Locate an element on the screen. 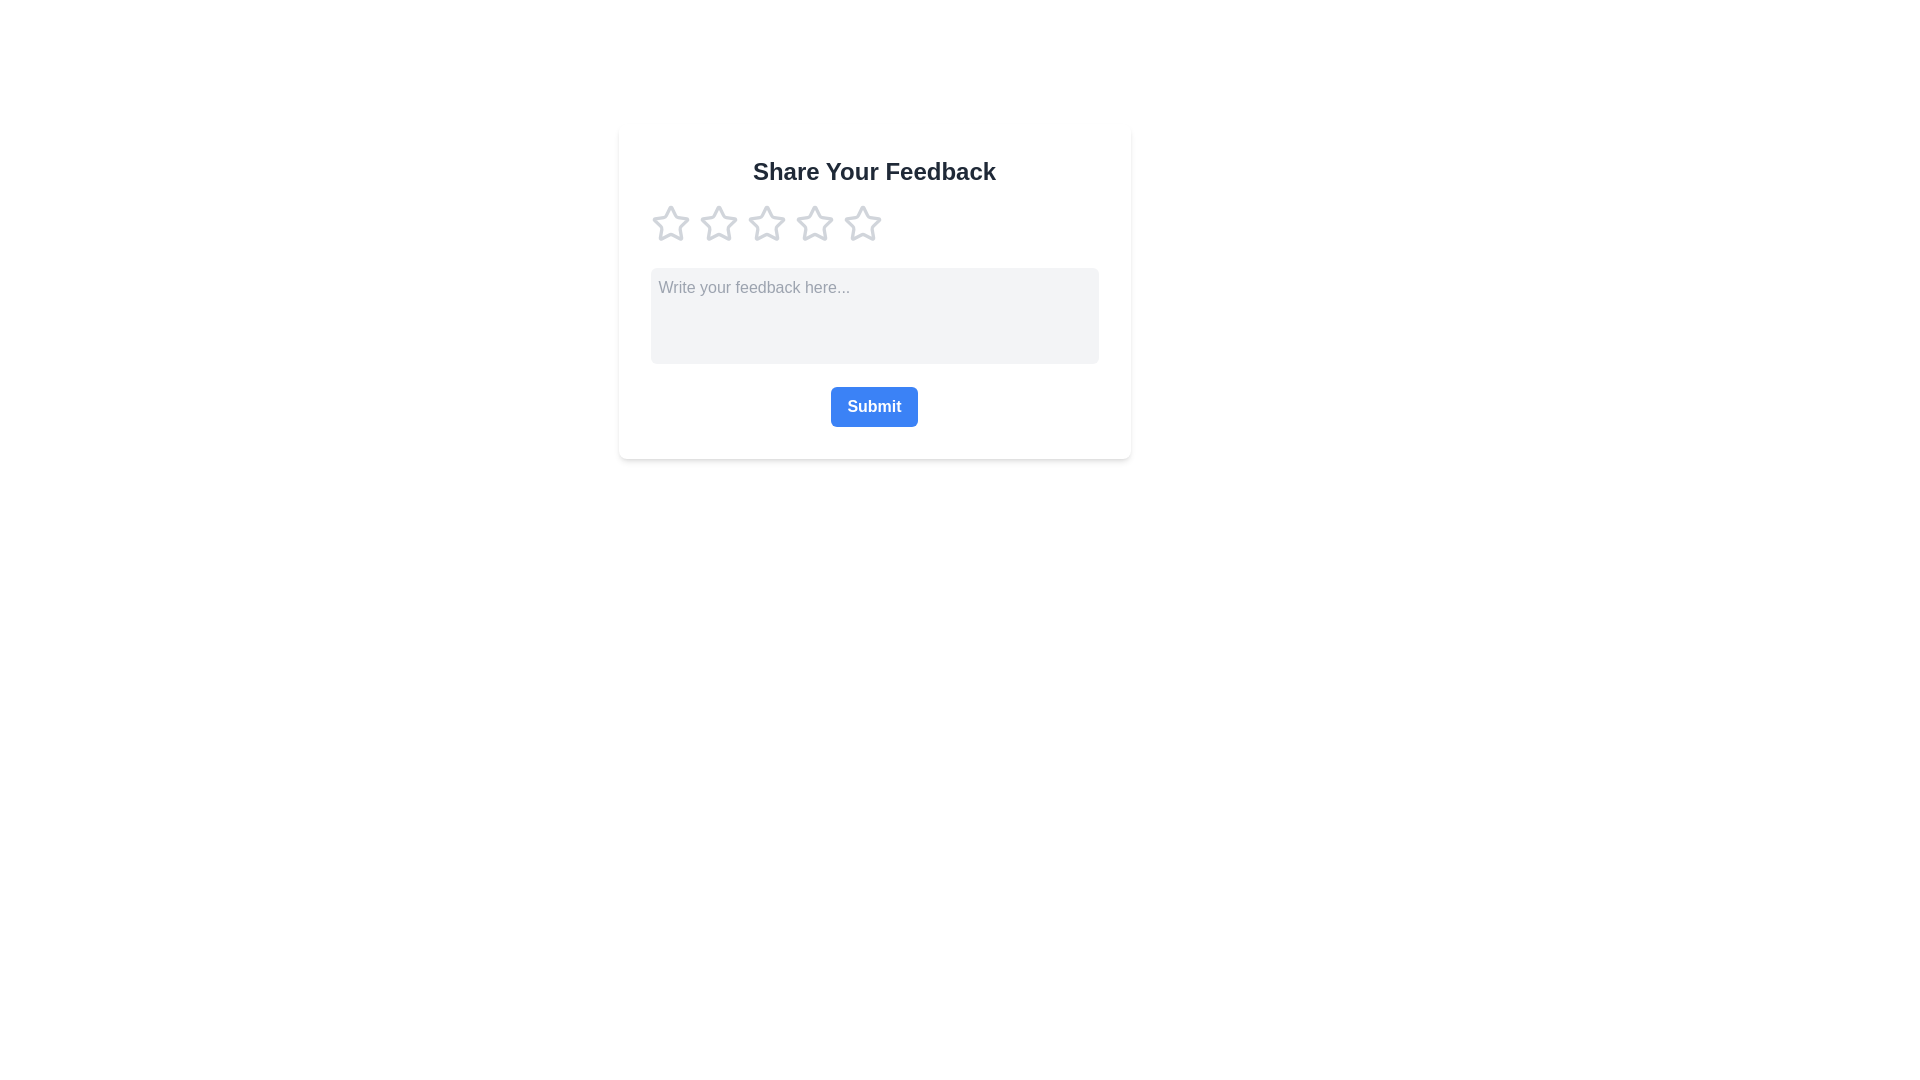 Image resolution: width=1920 pixels, height=1080 pixels. the feedback input box to focus on it is located at coordinates (874, 315).